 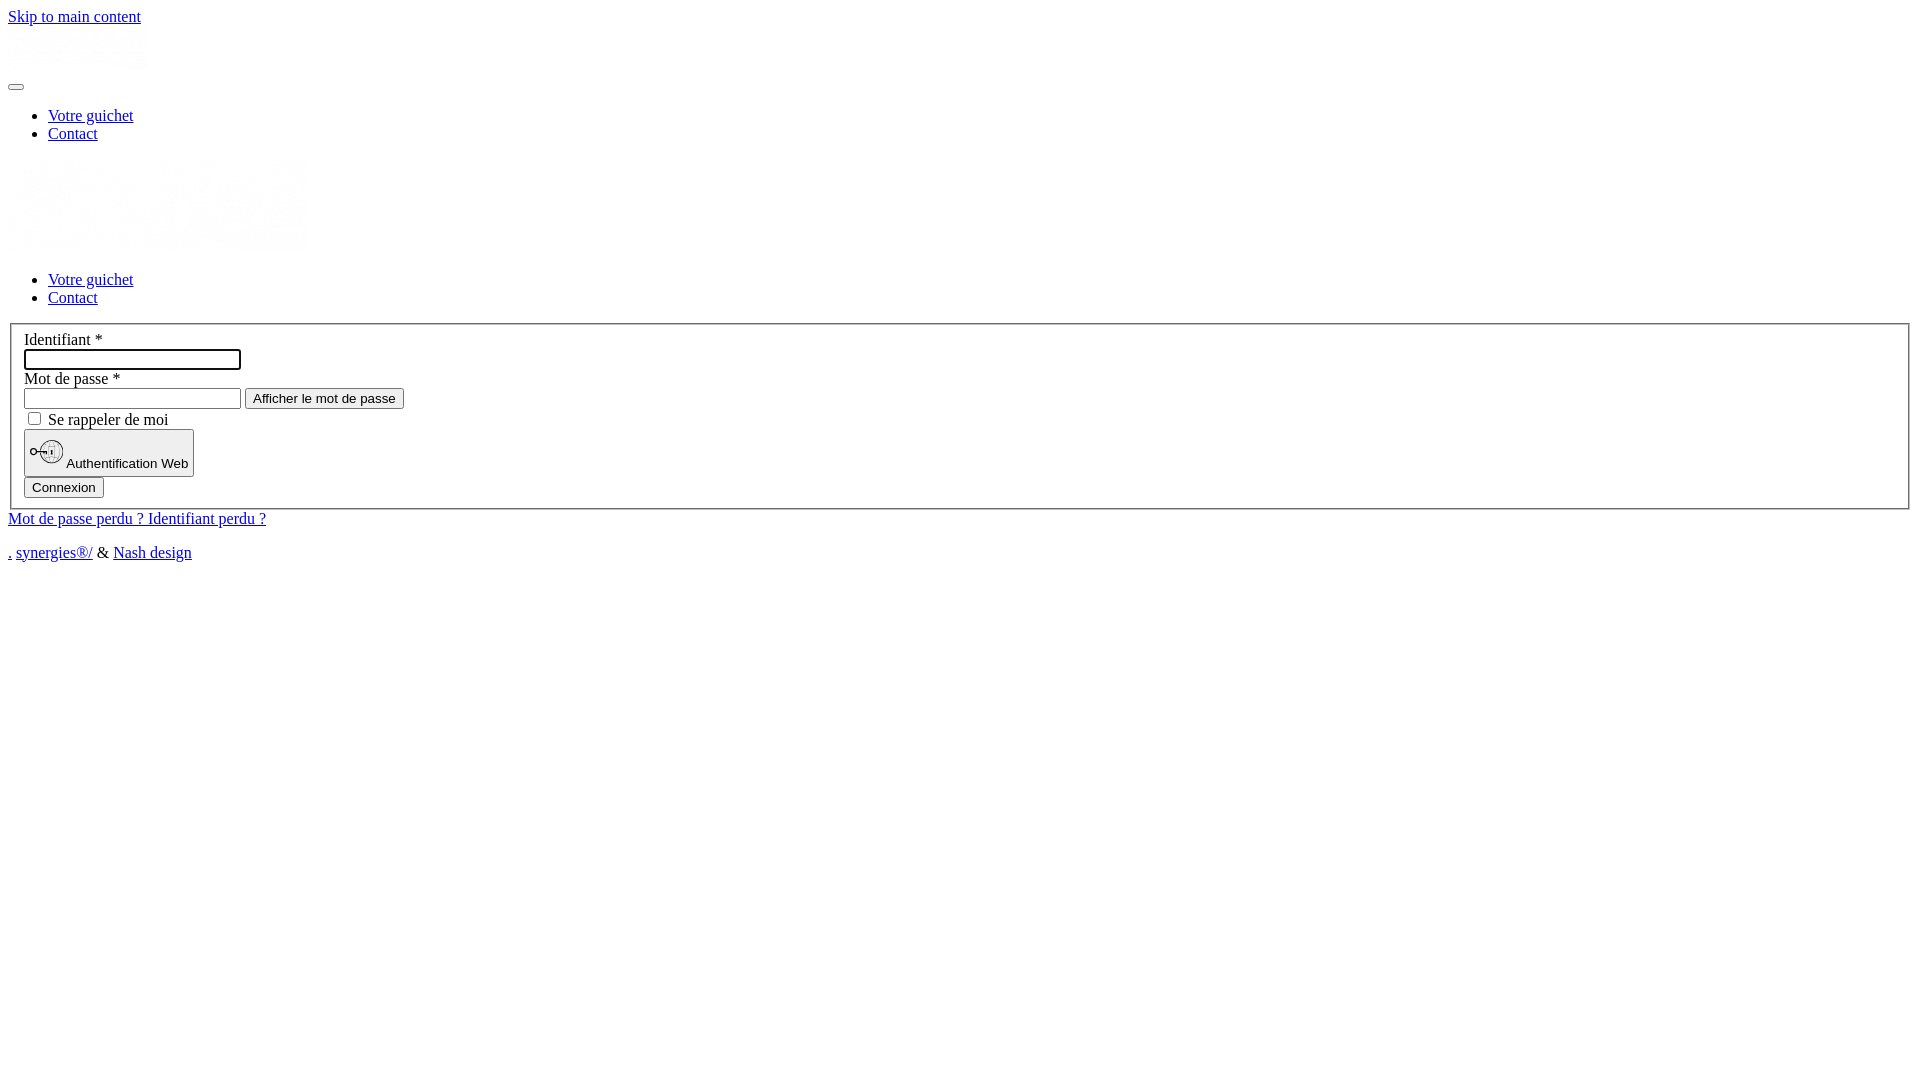 I want to click on 'Afficher le mot de passe', so click(x=324, y=398).